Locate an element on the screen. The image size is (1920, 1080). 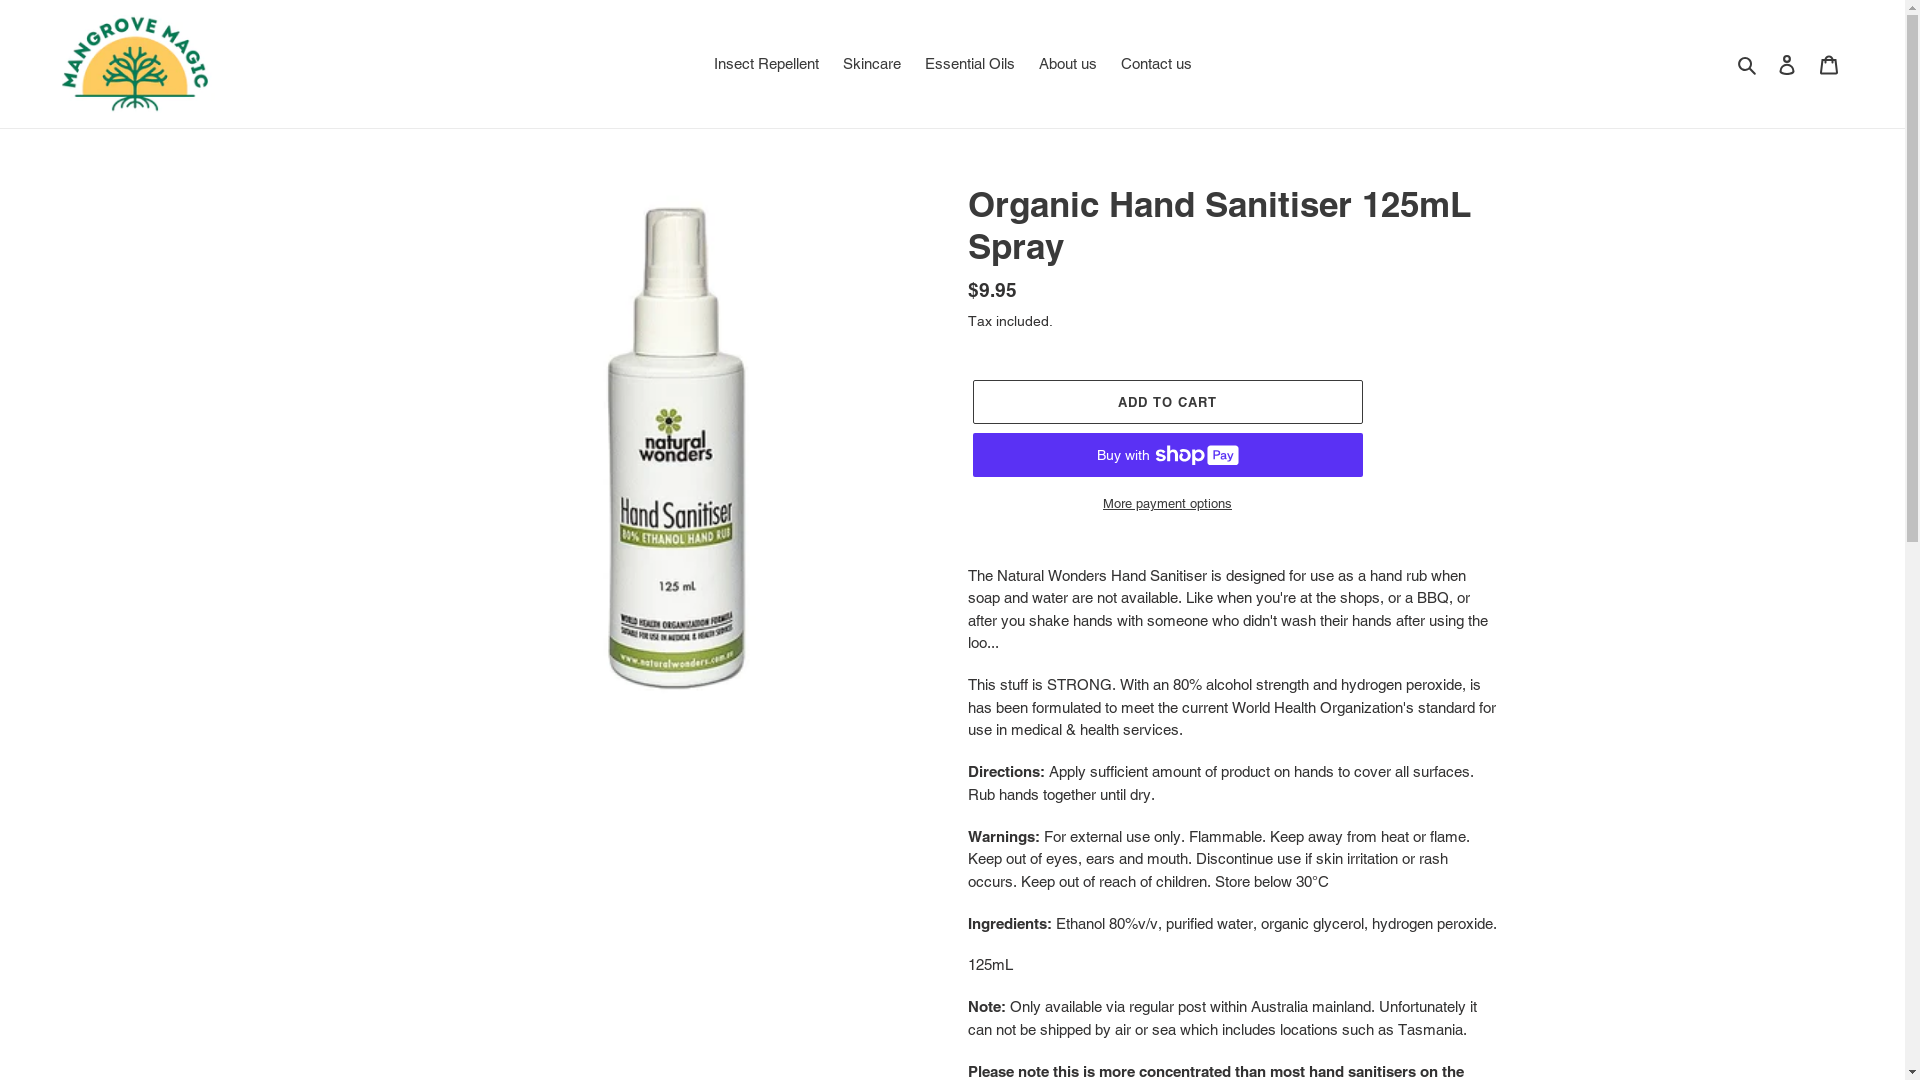
'Contact us' is located at coordinates (1155, 63).